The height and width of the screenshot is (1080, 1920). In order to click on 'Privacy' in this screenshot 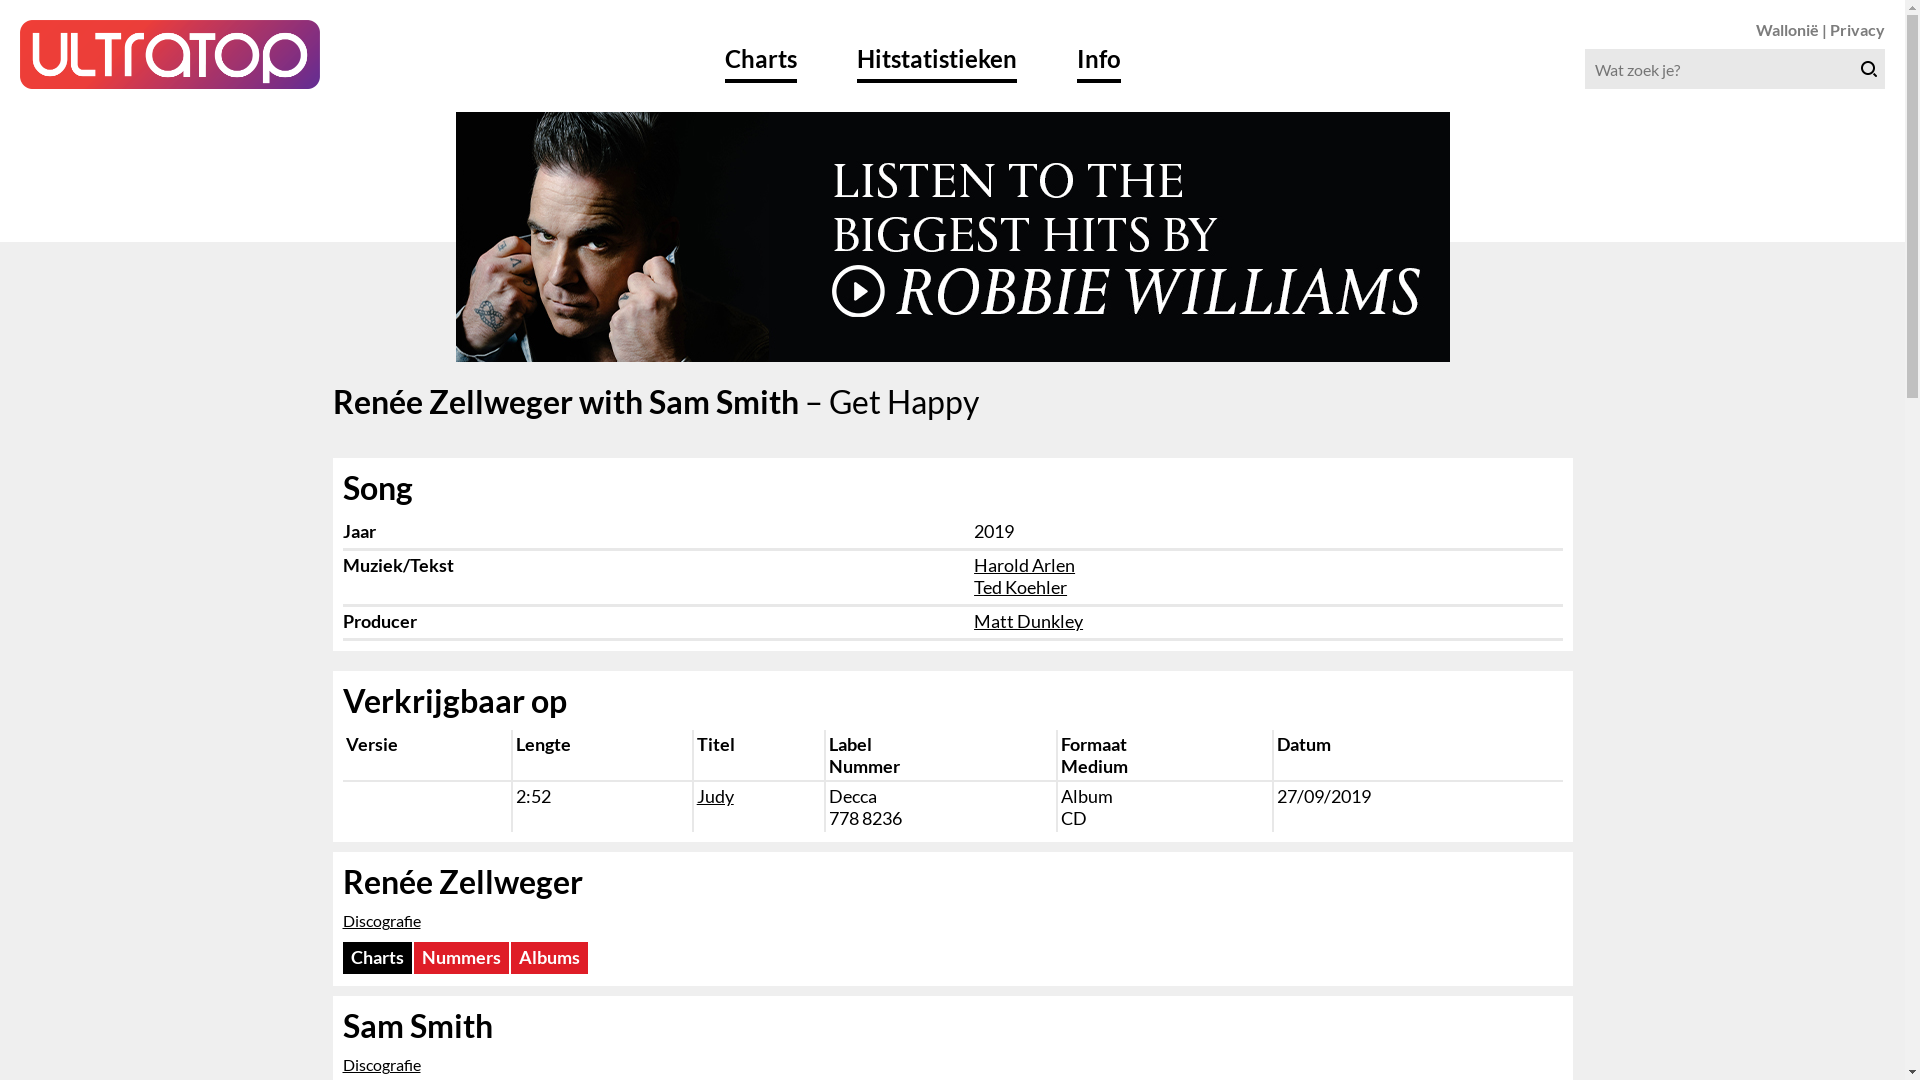, I will do `click(1856, 29)`.